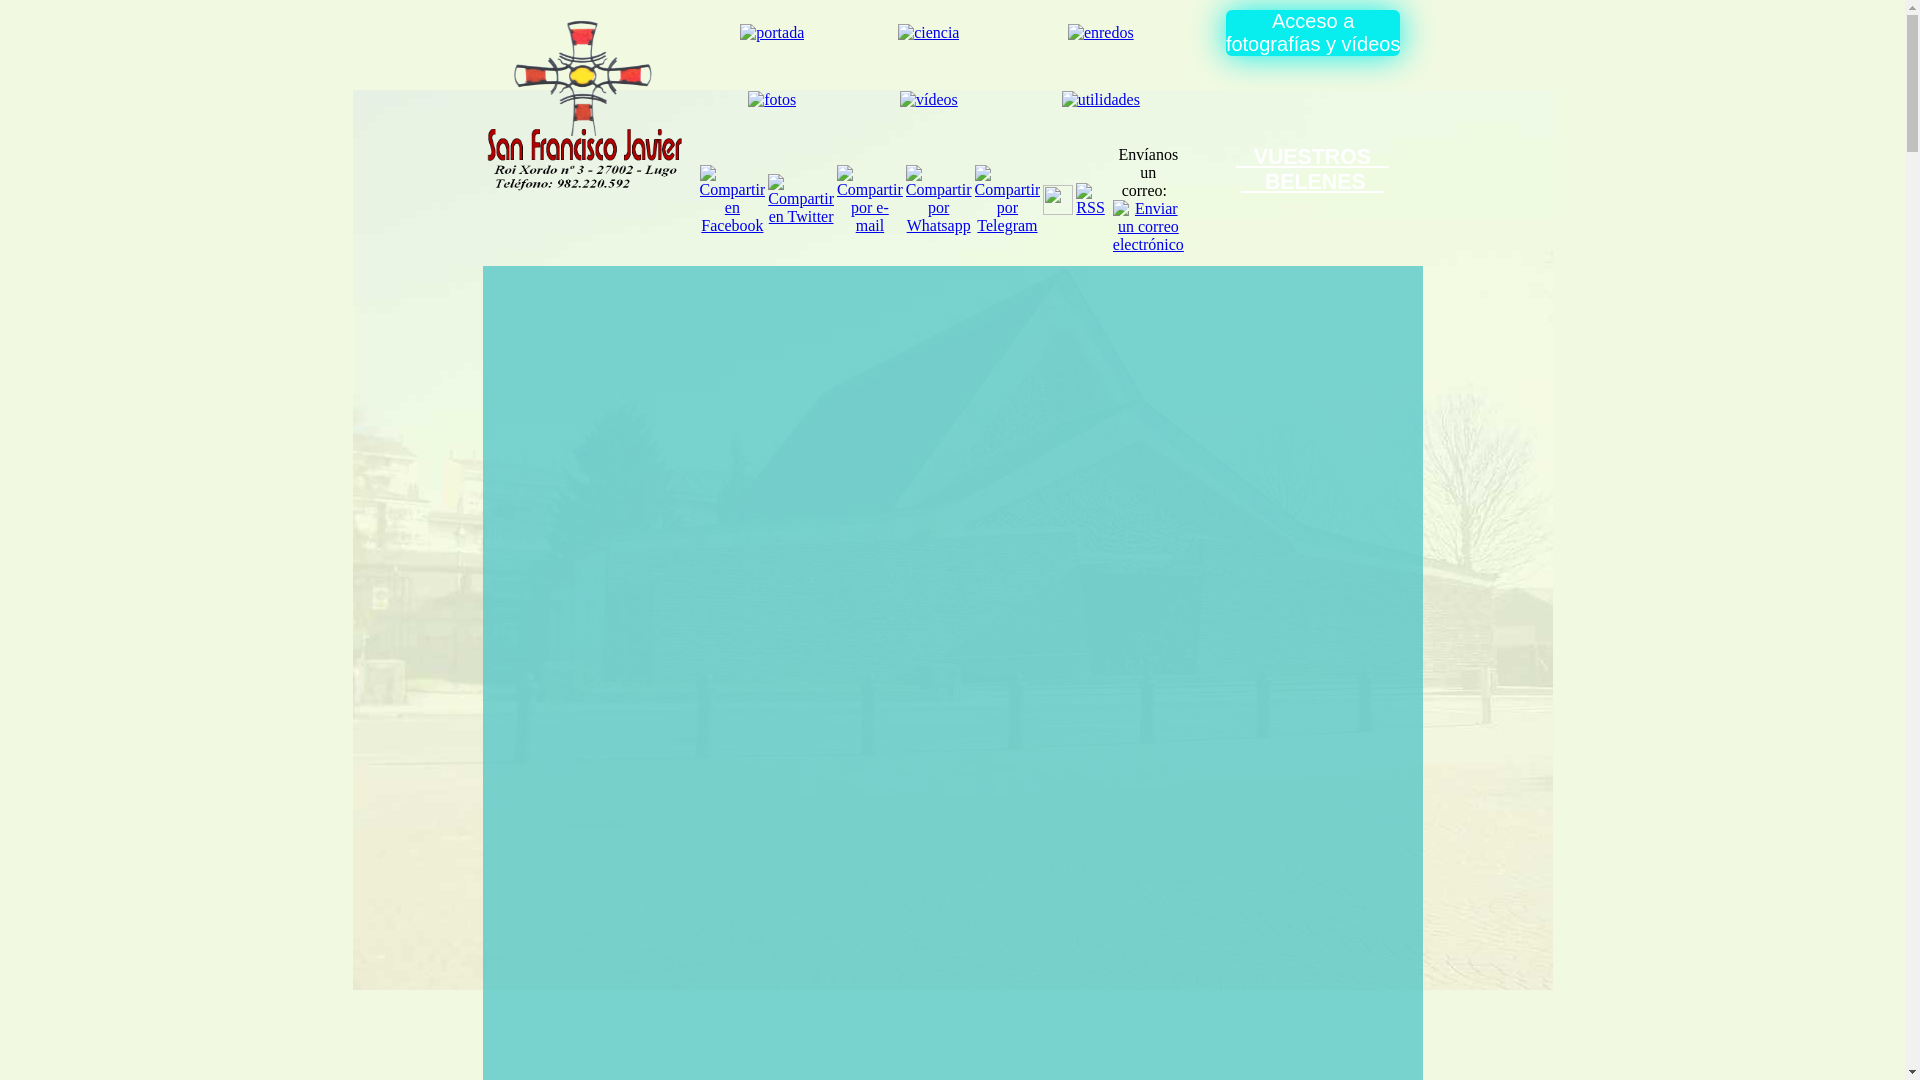 The height and width of the screenshot is (1080, 1920). Describe the element at coordinates (1235, 168) in the screenshot. I see `'   VUESTROS` at that location.